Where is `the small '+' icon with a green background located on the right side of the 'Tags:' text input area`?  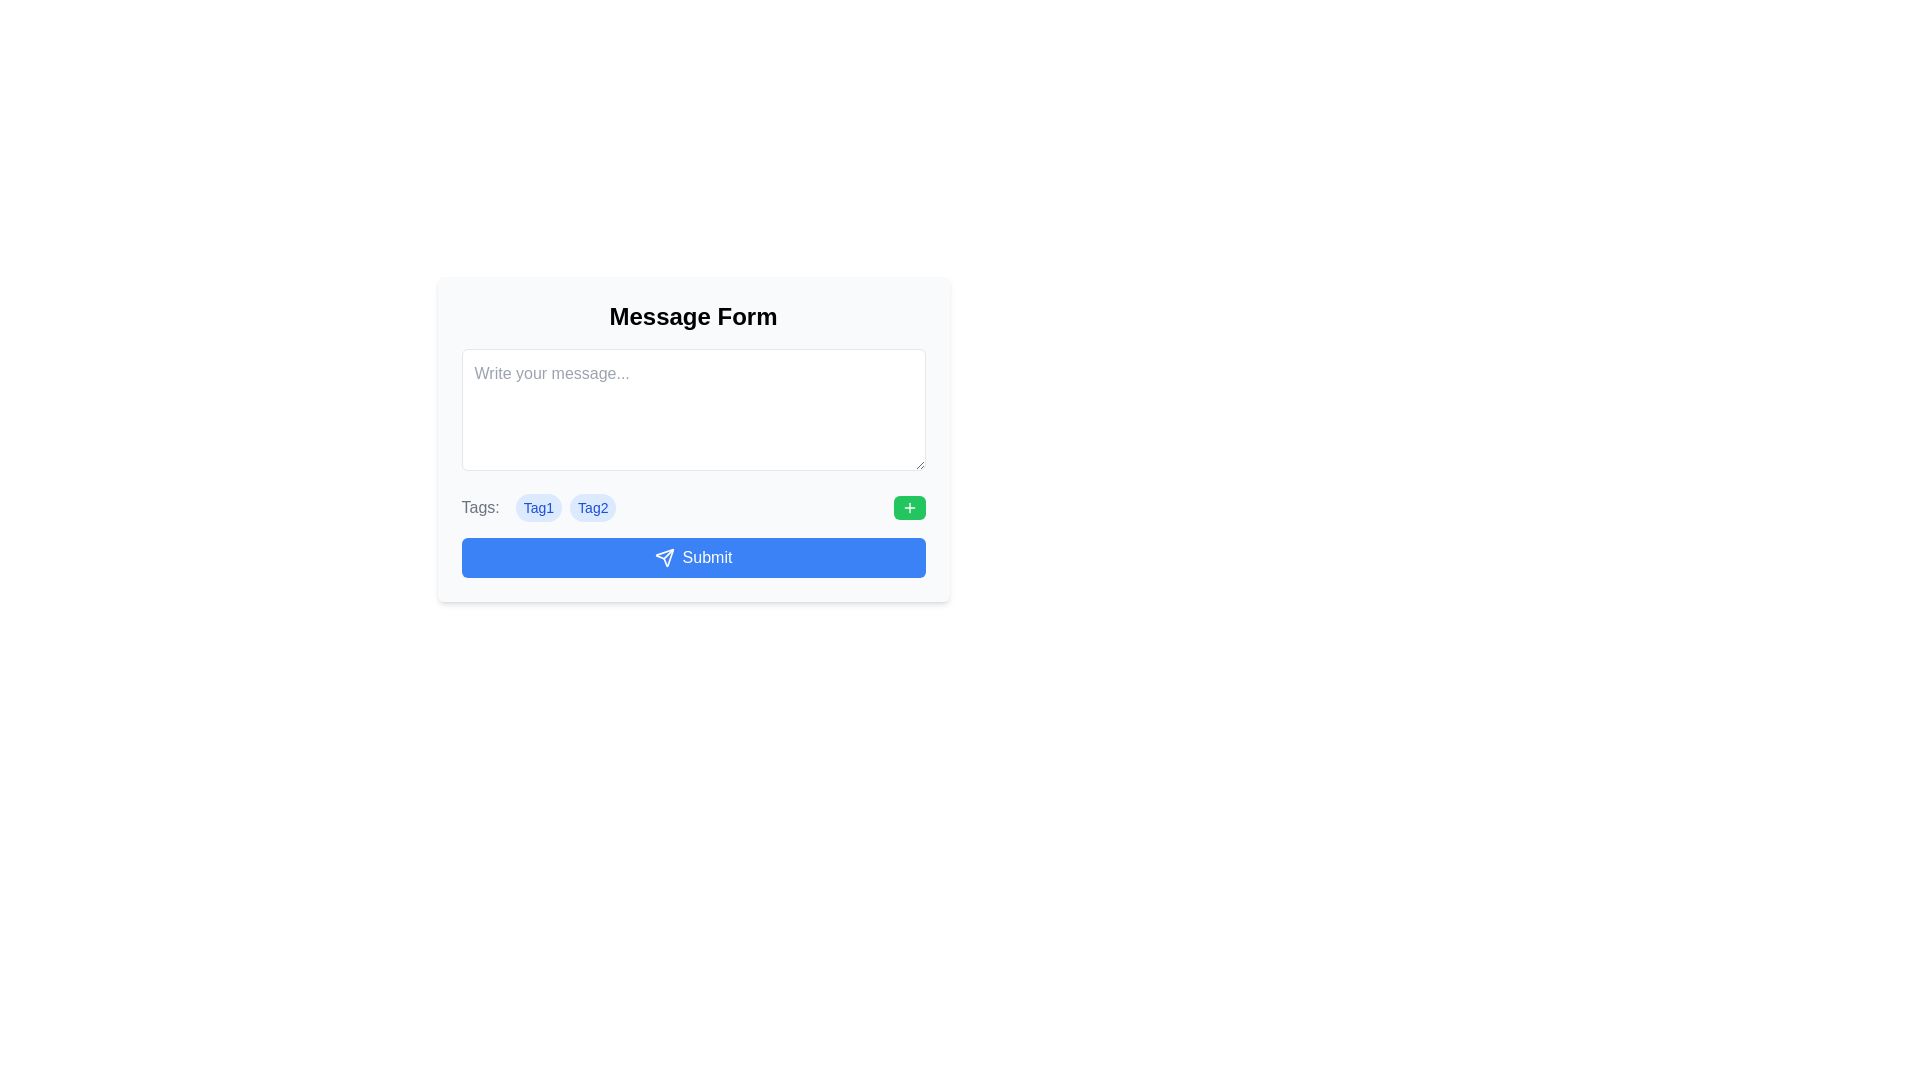
the small '+' icon with a green background located on the right side of the 'Tags:' text input area is located at coordinates (908, 507).